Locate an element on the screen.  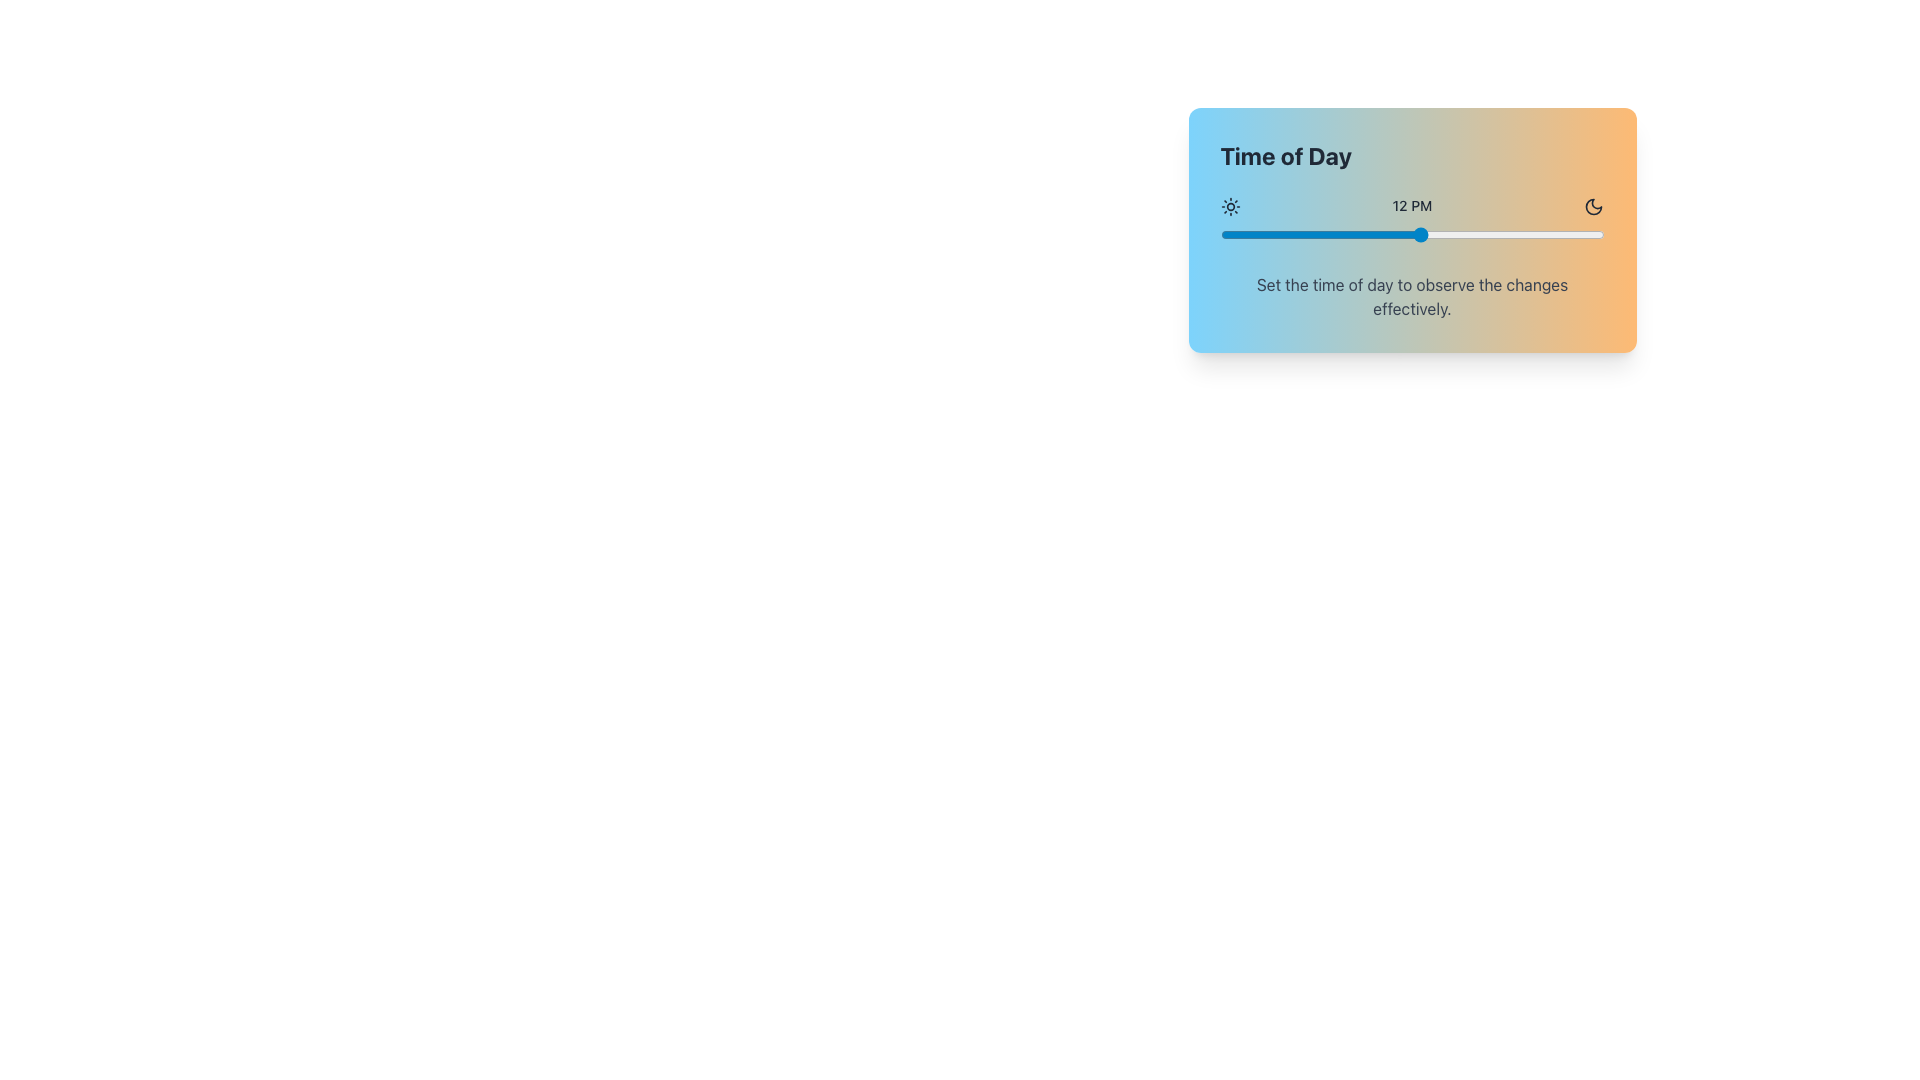
the text label displaying '12 PM' that is centrally placed under the heading 'Time of Day', flanked by sun and moon icons is located at coordinates (1411, 206).